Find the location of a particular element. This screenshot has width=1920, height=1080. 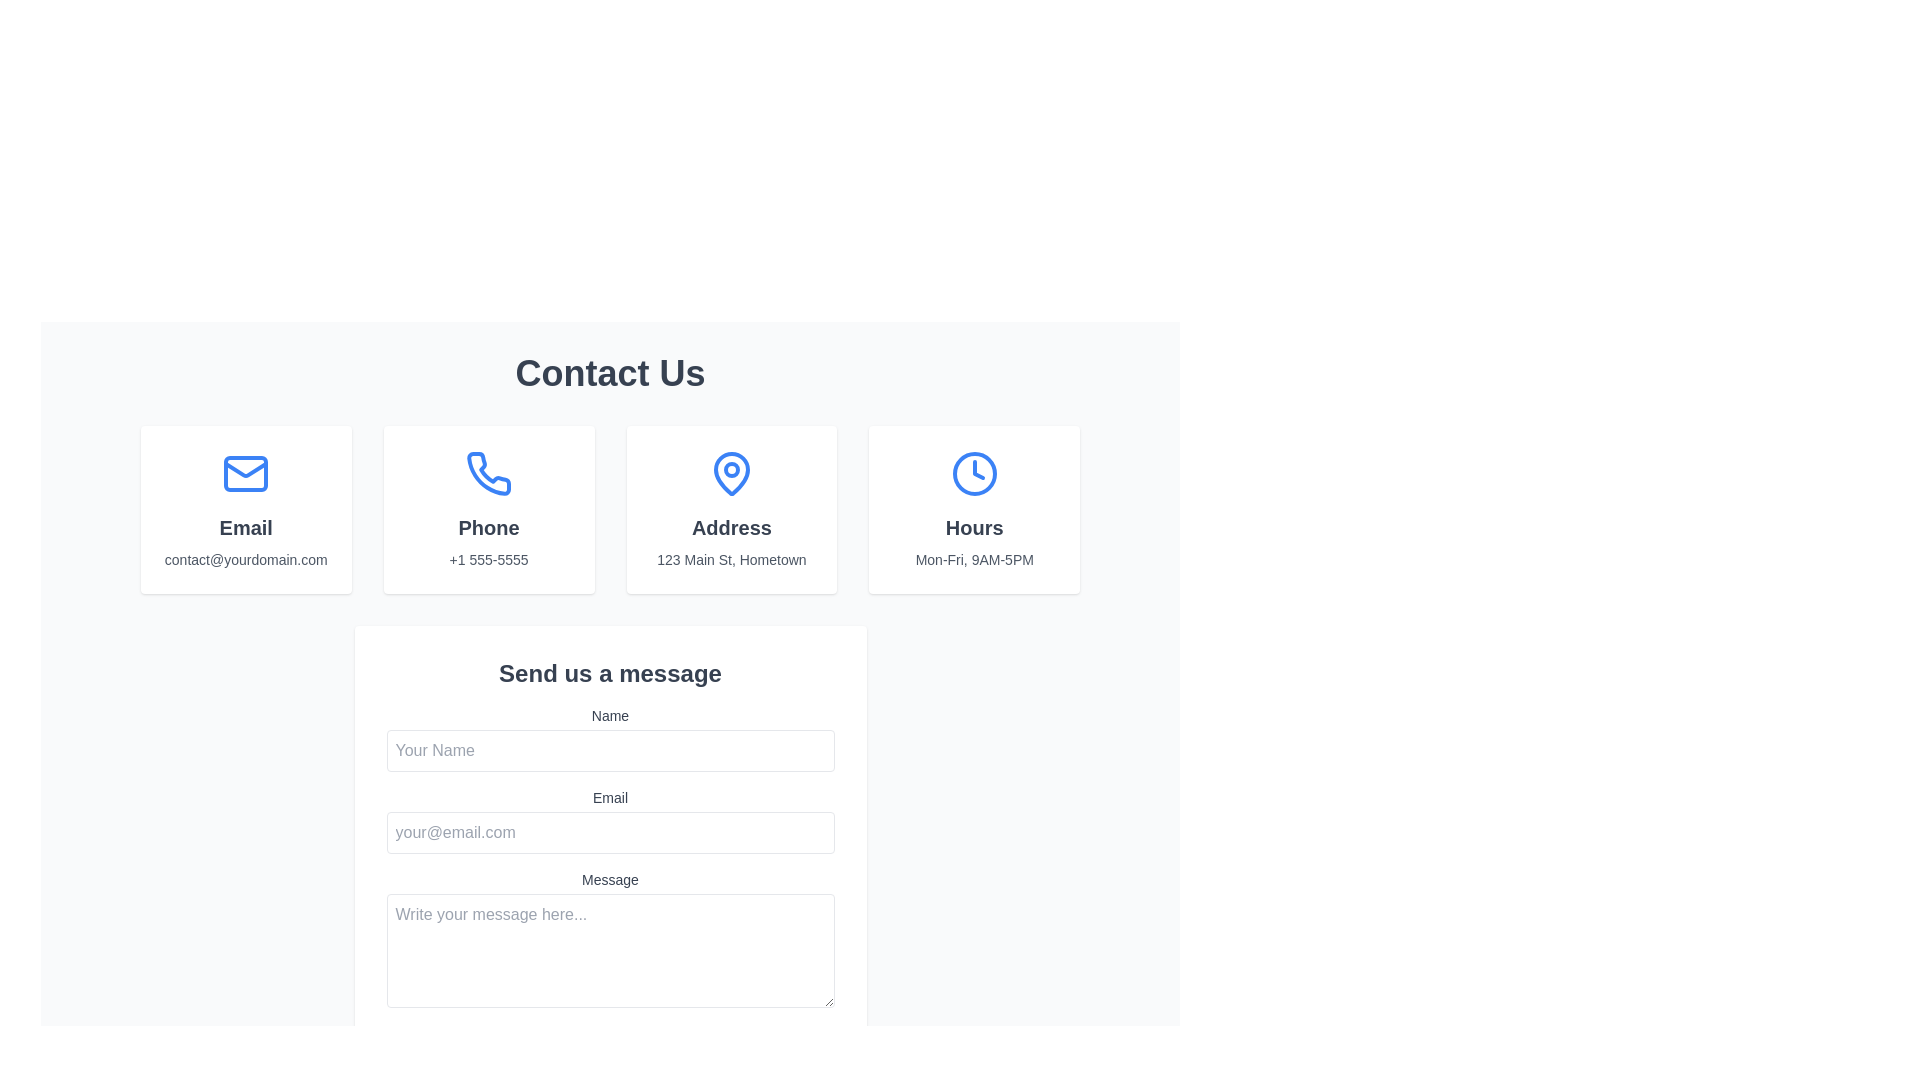

text label that says 'Message', which is positioned above the text area input field in the 'Send us a message' form is located at coordinates (609, 878).